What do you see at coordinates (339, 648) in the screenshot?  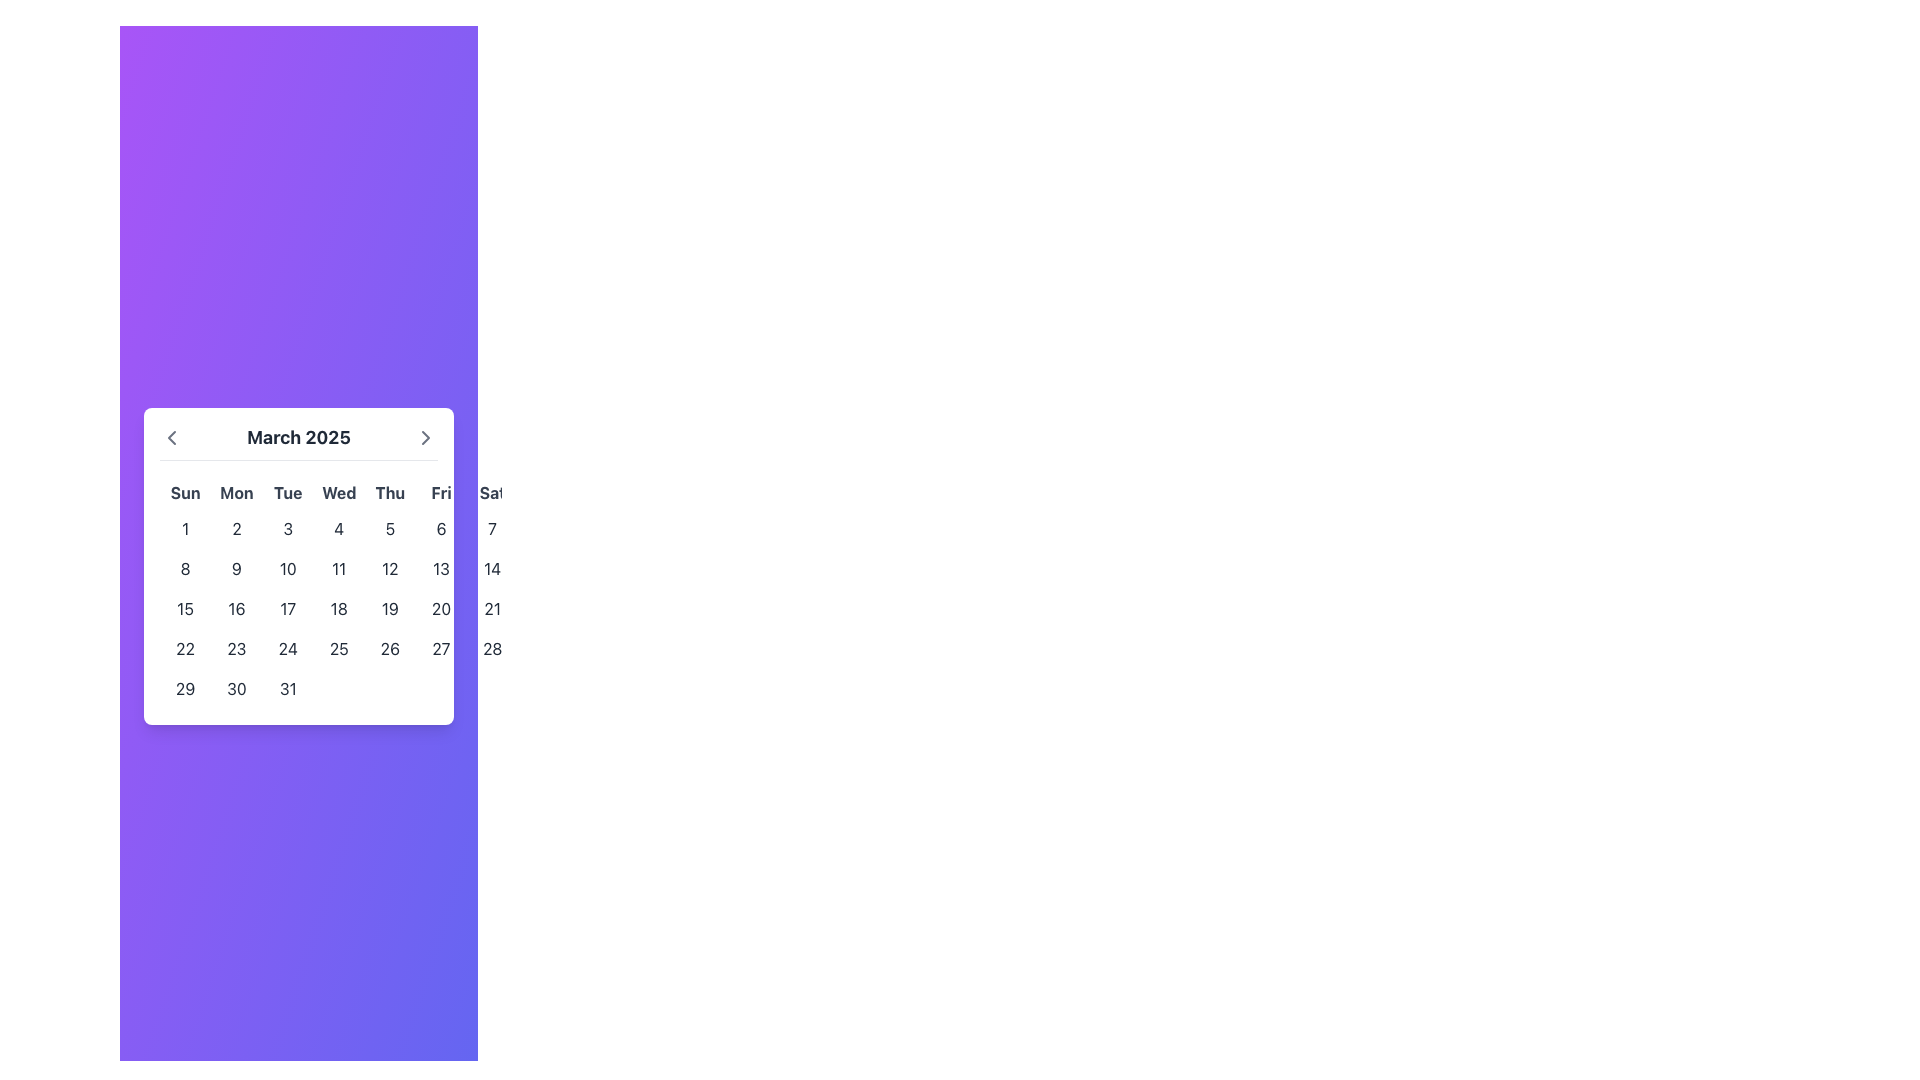 I see `the text element displaying the number '25' in the calendar interface to observe the hover effect with a purple background` at bounding box center [339, 648].